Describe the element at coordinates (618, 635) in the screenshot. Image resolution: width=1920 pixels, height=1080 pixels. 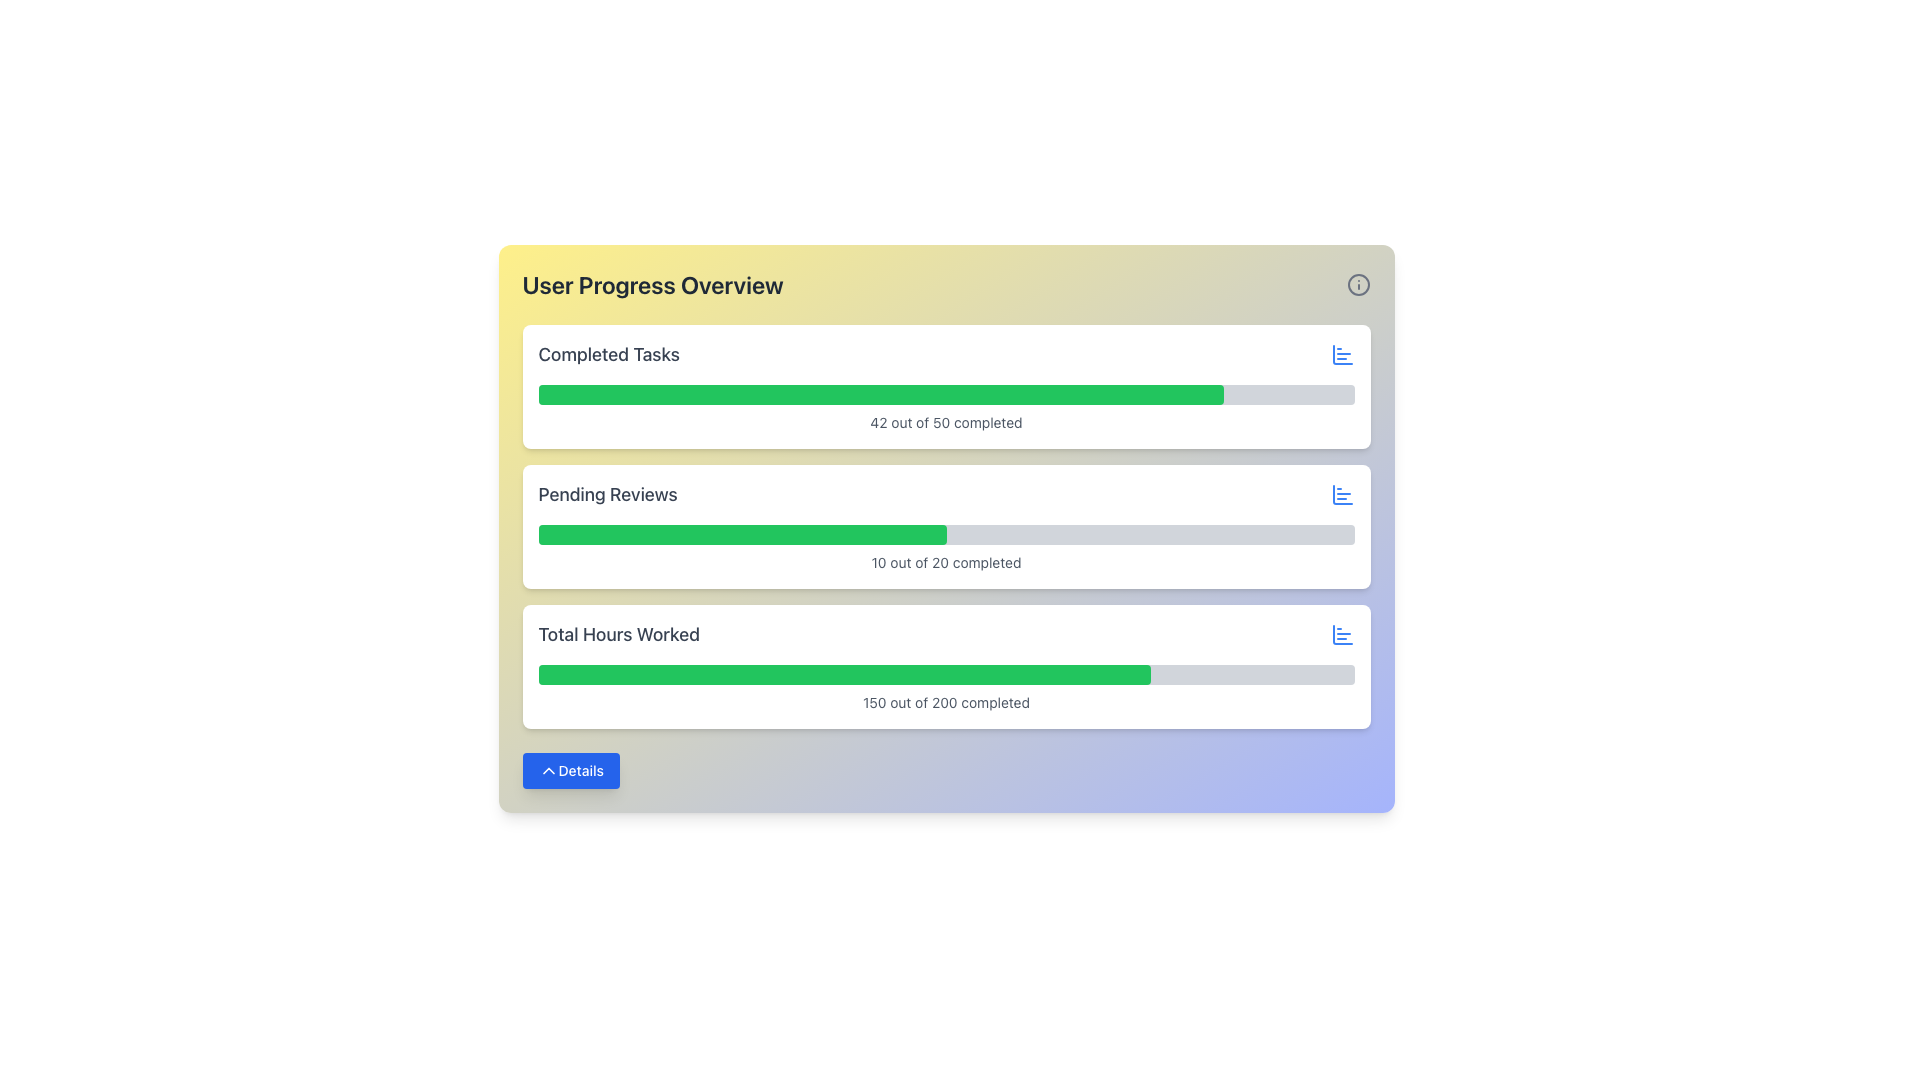
I see `the 'Total Hours Worked' text label which is styled with a large gray font, located in the bottom third of the main card and to the left of a bar chart icon` at that location.